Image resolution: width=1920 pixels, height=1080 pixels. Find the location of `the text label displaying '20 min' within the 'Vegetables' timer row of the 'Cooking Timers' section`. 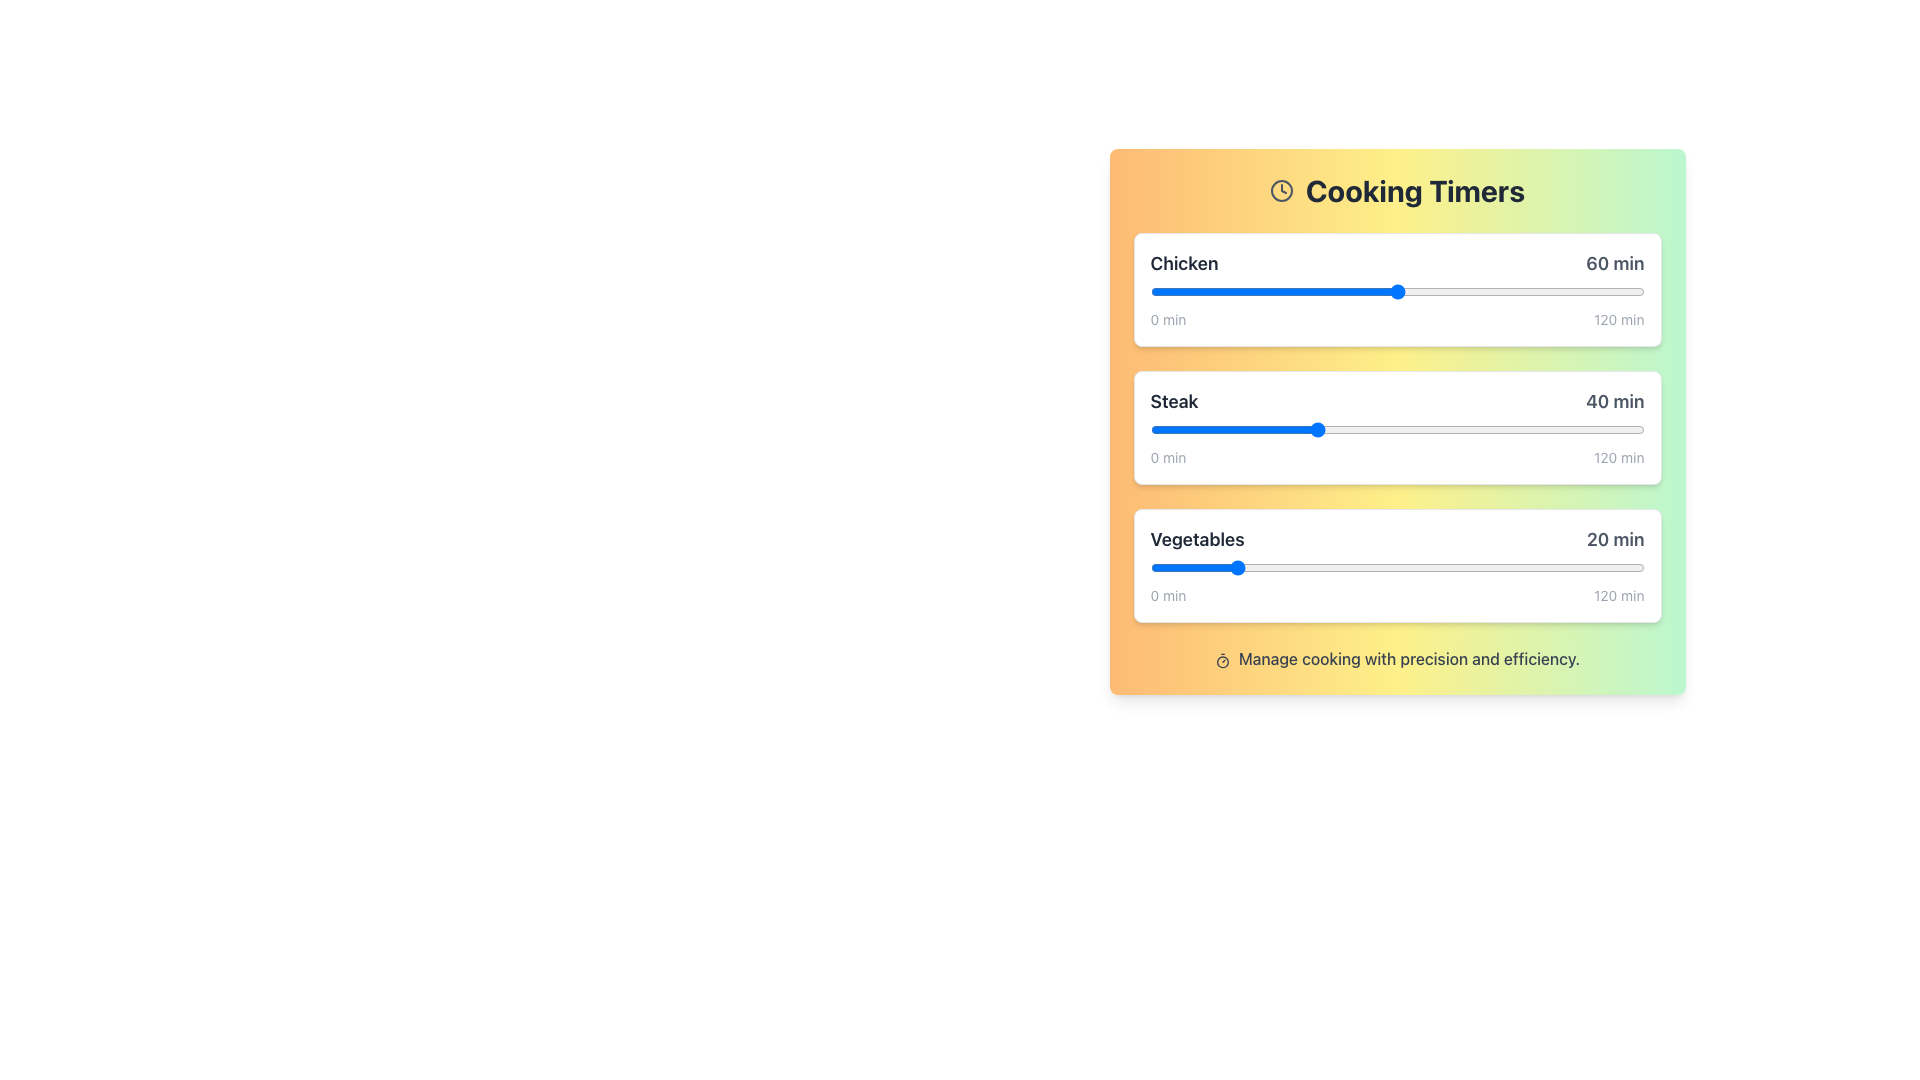

the text label displaying '20 min' within the 'Vegetables' timer row of the 'Cooking Timers' section is located at coordinates (1615, 540).